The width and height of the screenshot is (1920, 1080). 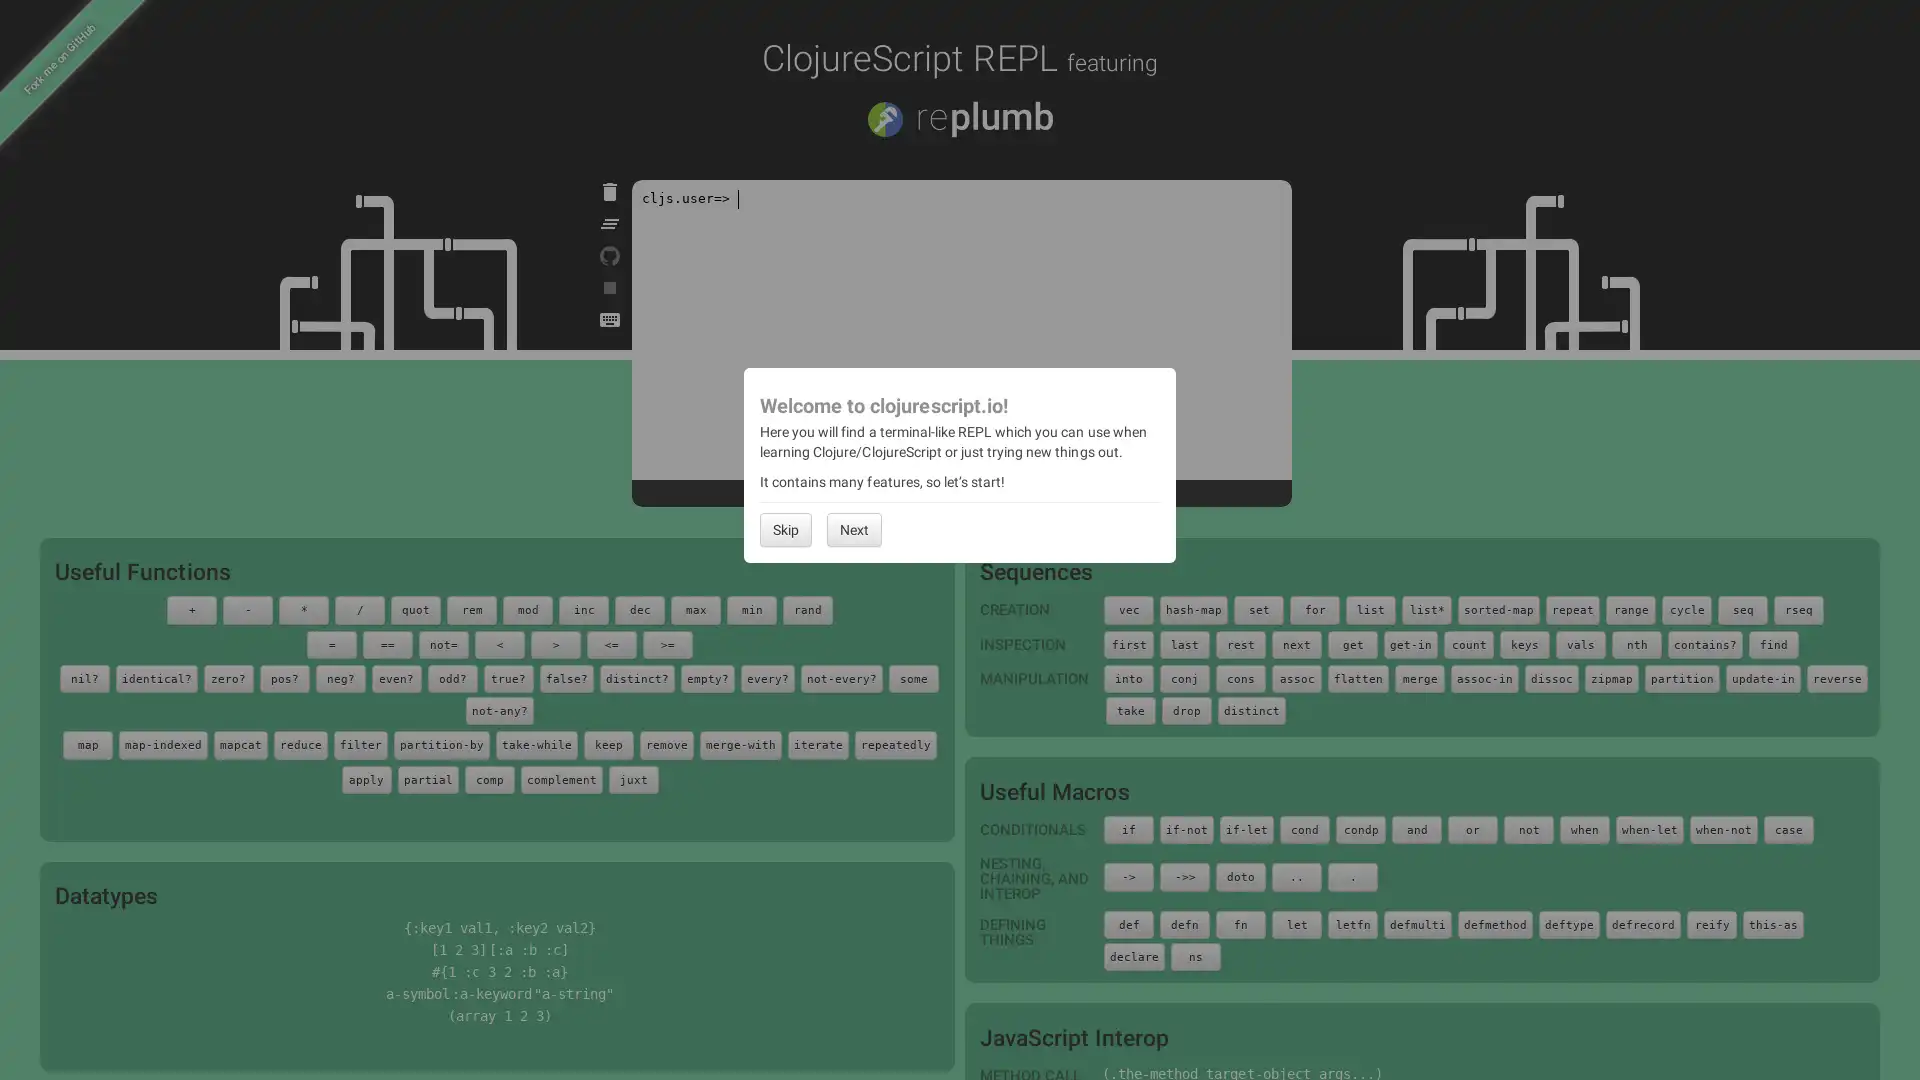 What do you see at coordinates (1128, 829) in the screenshot?
I see `if` at bounding box center [1128, 829].